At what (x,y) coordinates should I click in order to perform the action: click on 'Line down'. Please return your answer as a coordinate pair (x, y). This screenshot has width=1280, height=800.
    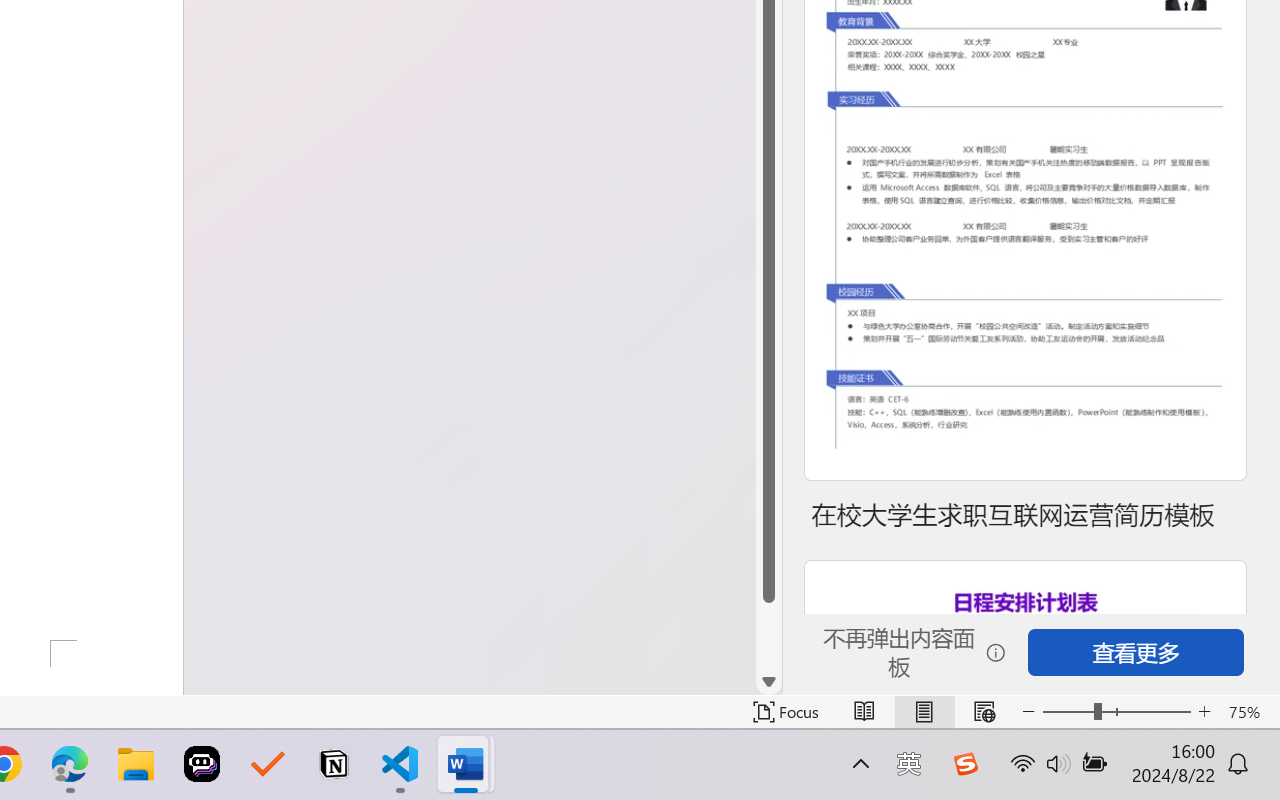
    Looking at the image, I should click on (768, 682).